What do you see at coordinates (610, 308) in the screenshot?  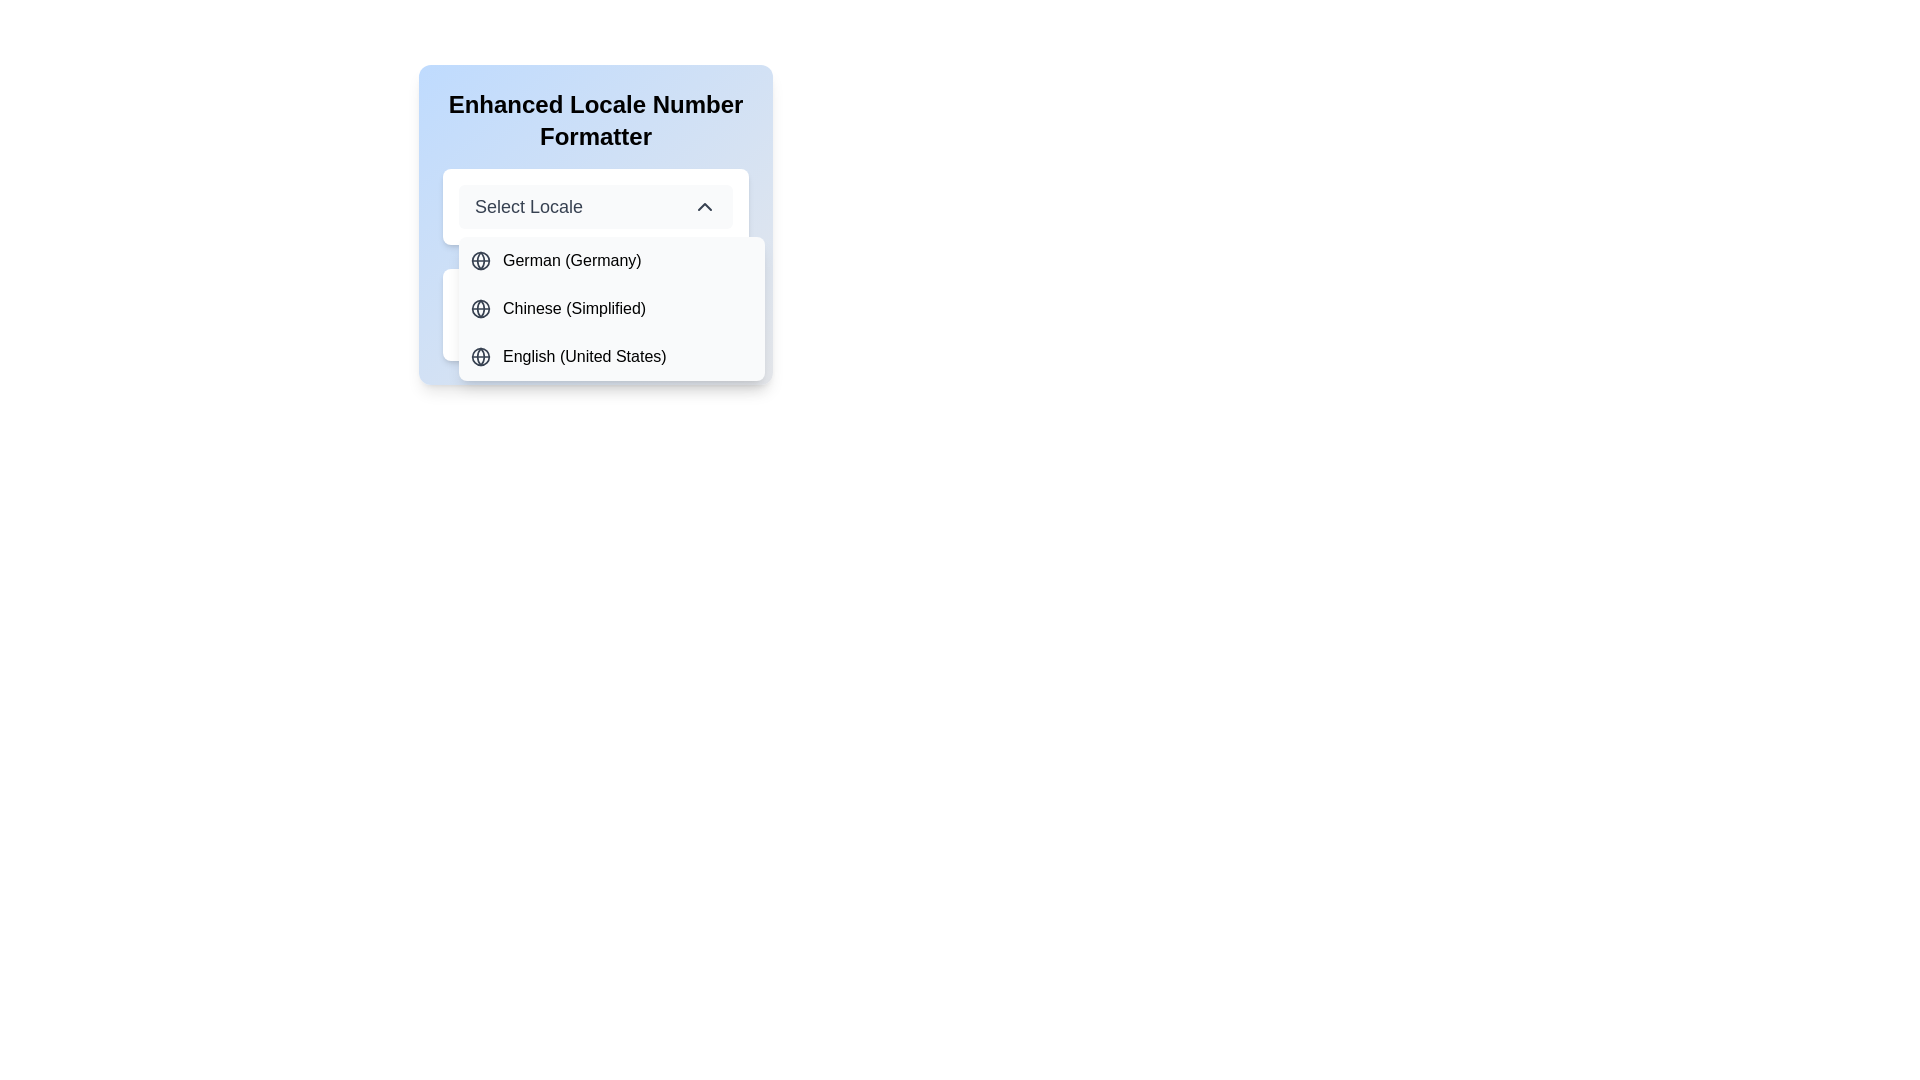 I see `the dropdown menu option labeled 'Chinese (Simplified)', which is the second option in the list between 'German (Germany)' and 'English (United States)'` at bounding box center [610, 308].